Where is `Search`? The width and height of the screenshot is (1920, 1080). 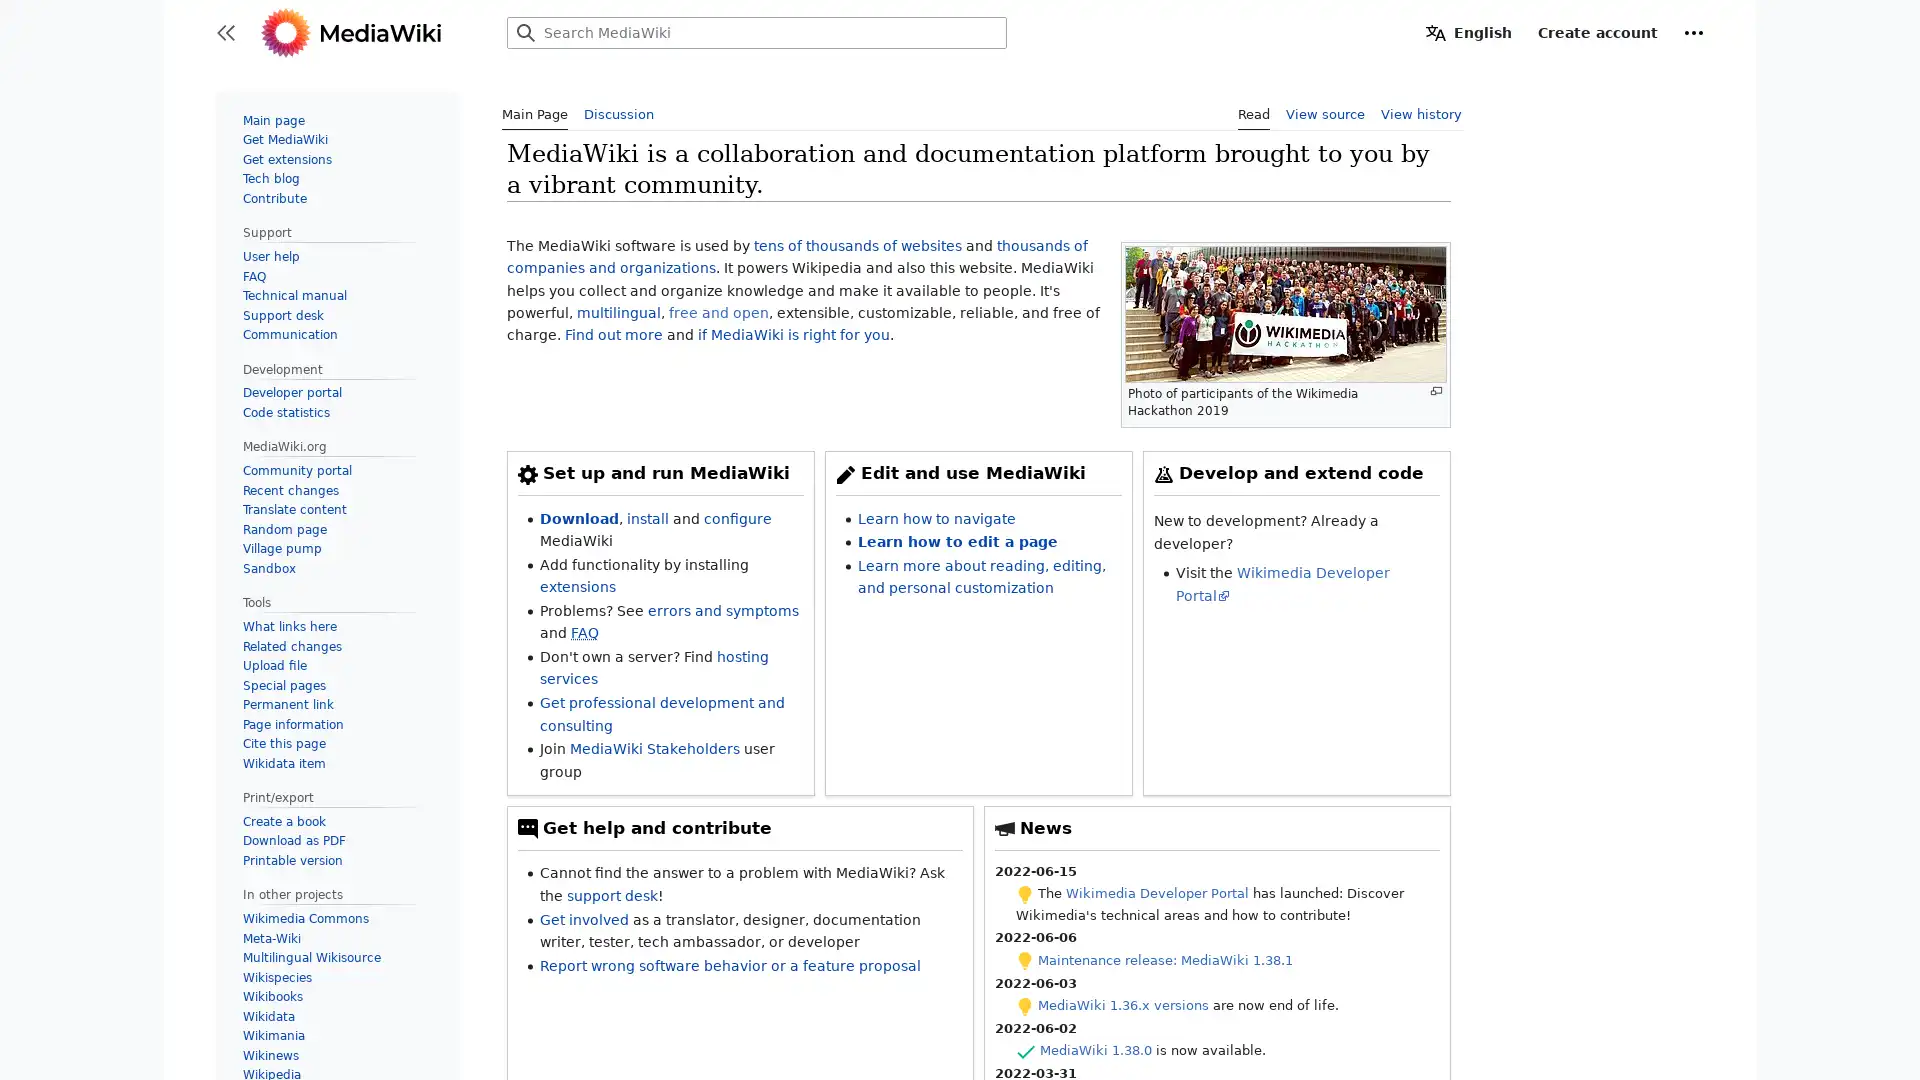 Search is located at coordinates (526, 33).